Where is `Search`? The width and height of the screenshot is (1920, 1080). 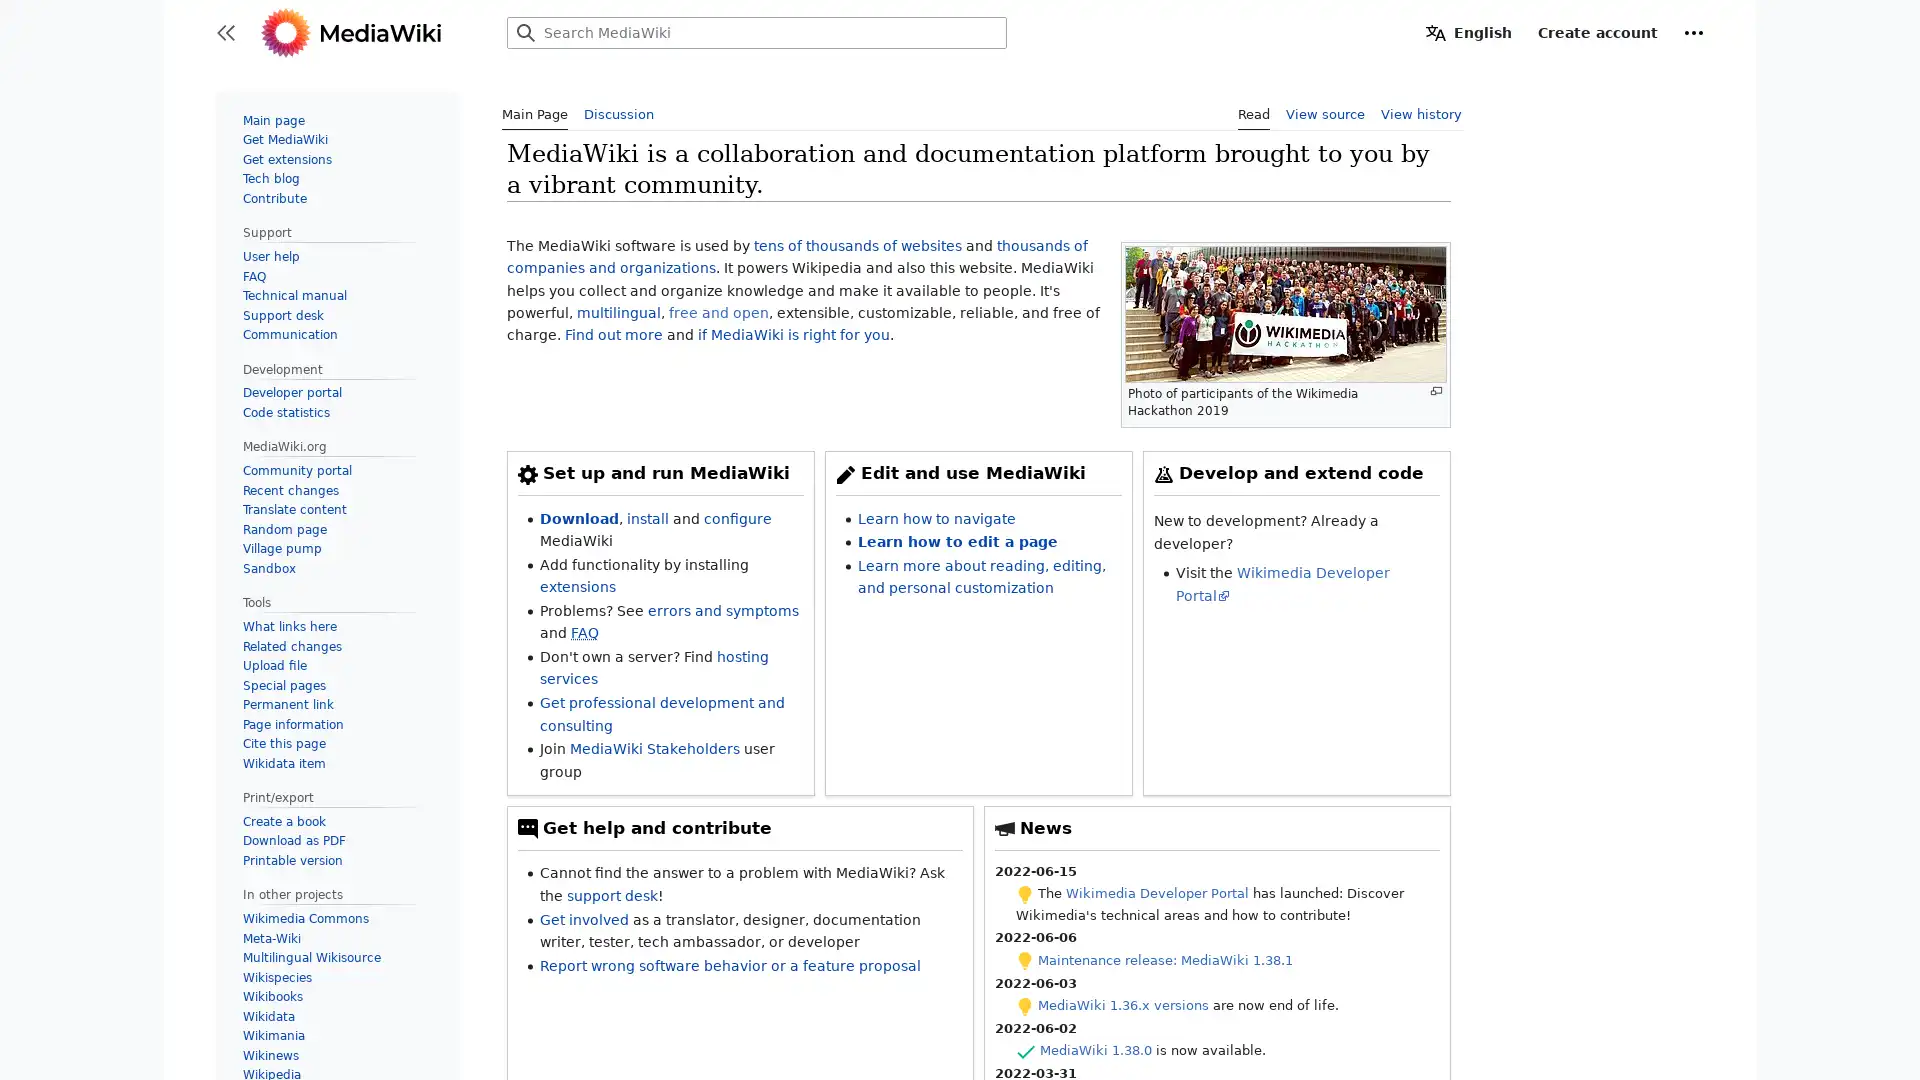 Search is located at coordinates (526, 33).